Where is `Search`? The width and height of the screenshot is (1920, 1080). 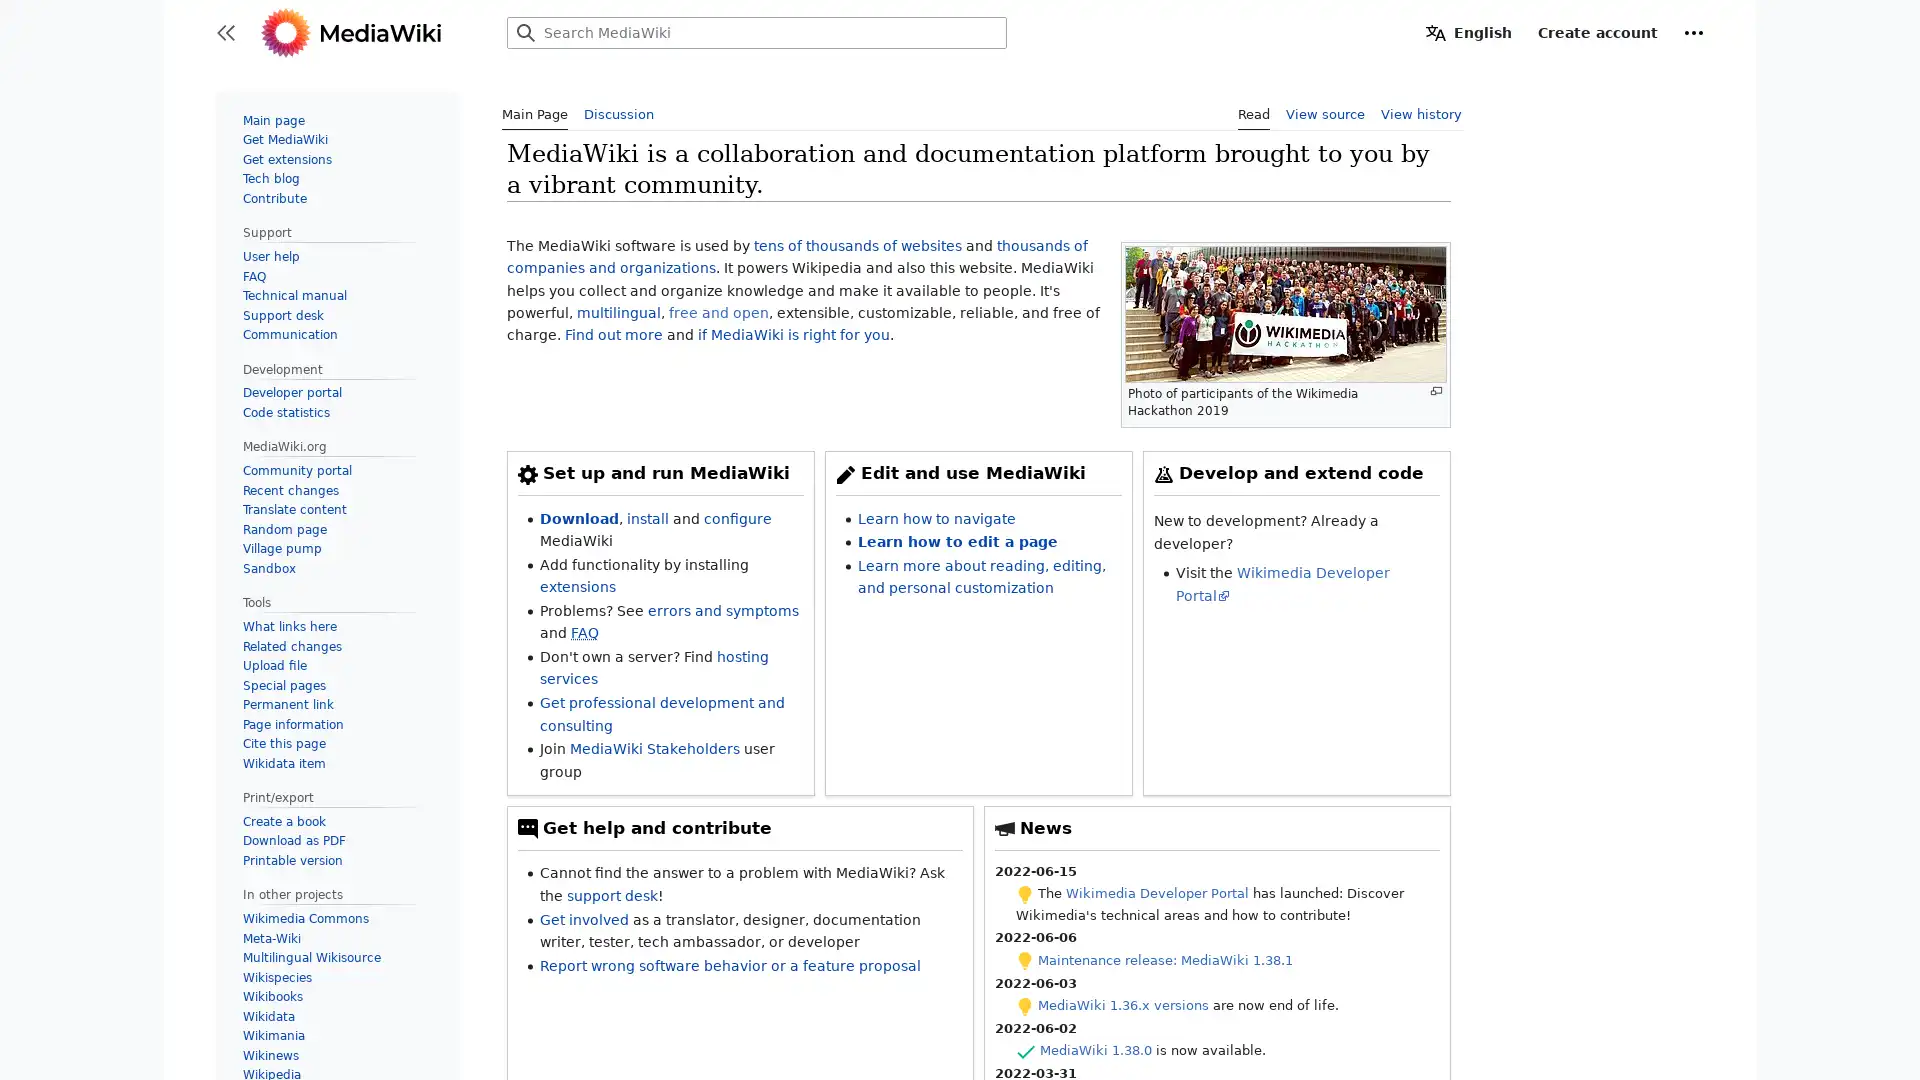 Search is located at coordinates (526, 33).